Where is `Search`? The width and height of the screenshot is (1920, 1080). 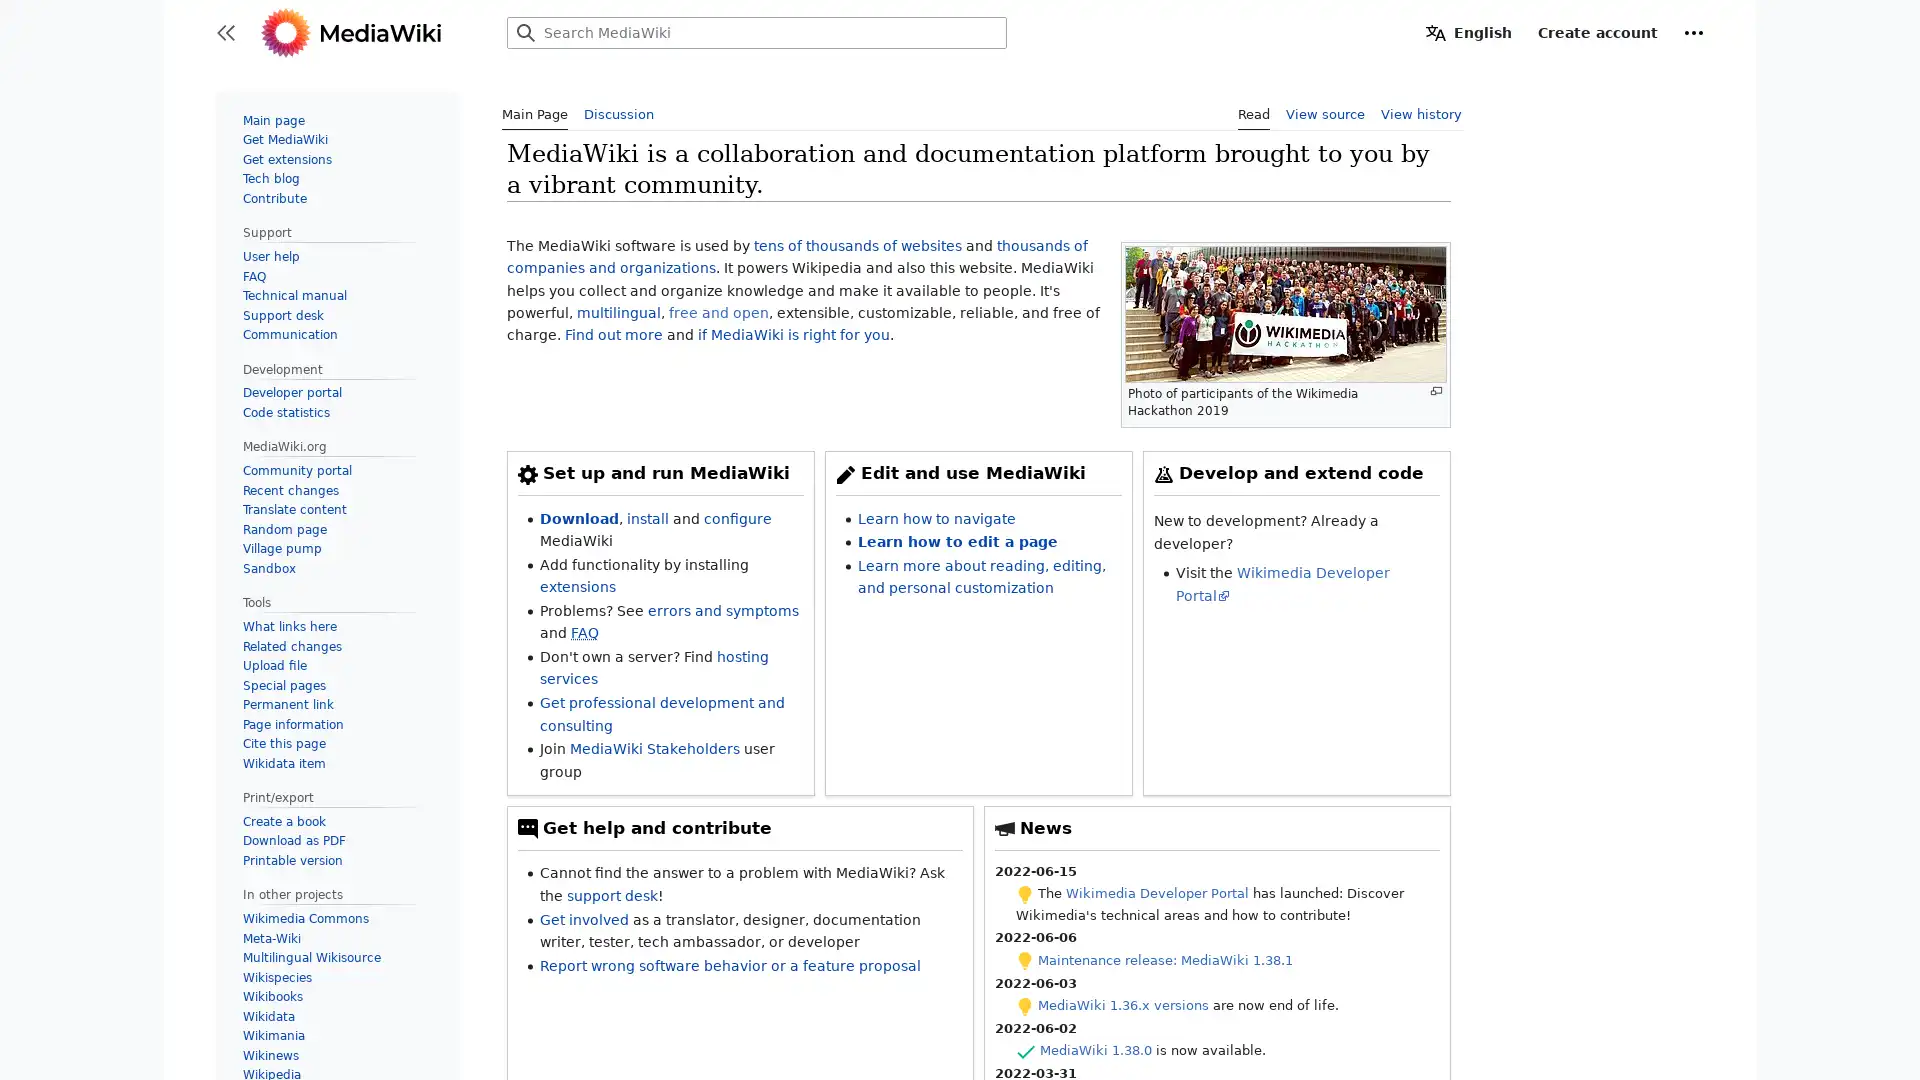 Search is located at coordinates (526, 33).